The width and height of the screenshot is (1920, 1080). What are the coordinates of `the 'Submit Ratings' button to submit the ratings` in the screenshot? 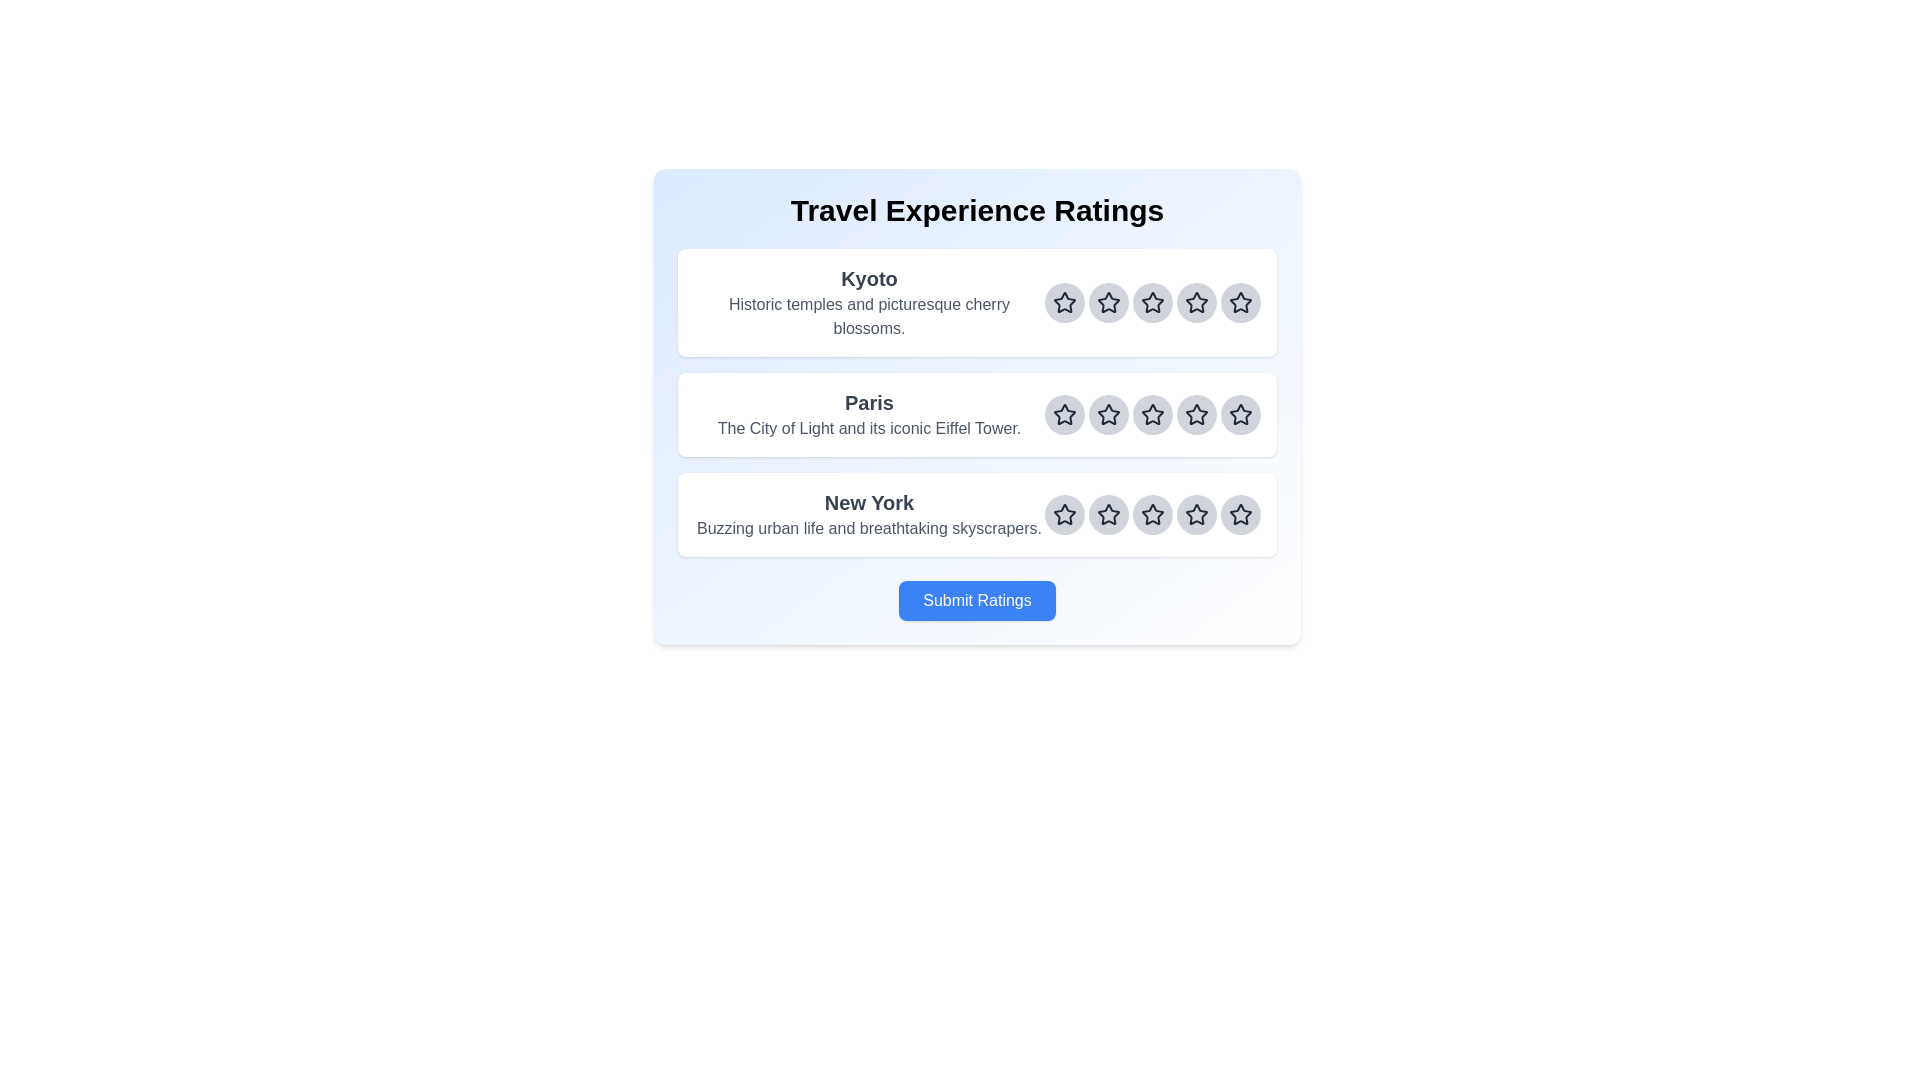 It's located at (977, 600).